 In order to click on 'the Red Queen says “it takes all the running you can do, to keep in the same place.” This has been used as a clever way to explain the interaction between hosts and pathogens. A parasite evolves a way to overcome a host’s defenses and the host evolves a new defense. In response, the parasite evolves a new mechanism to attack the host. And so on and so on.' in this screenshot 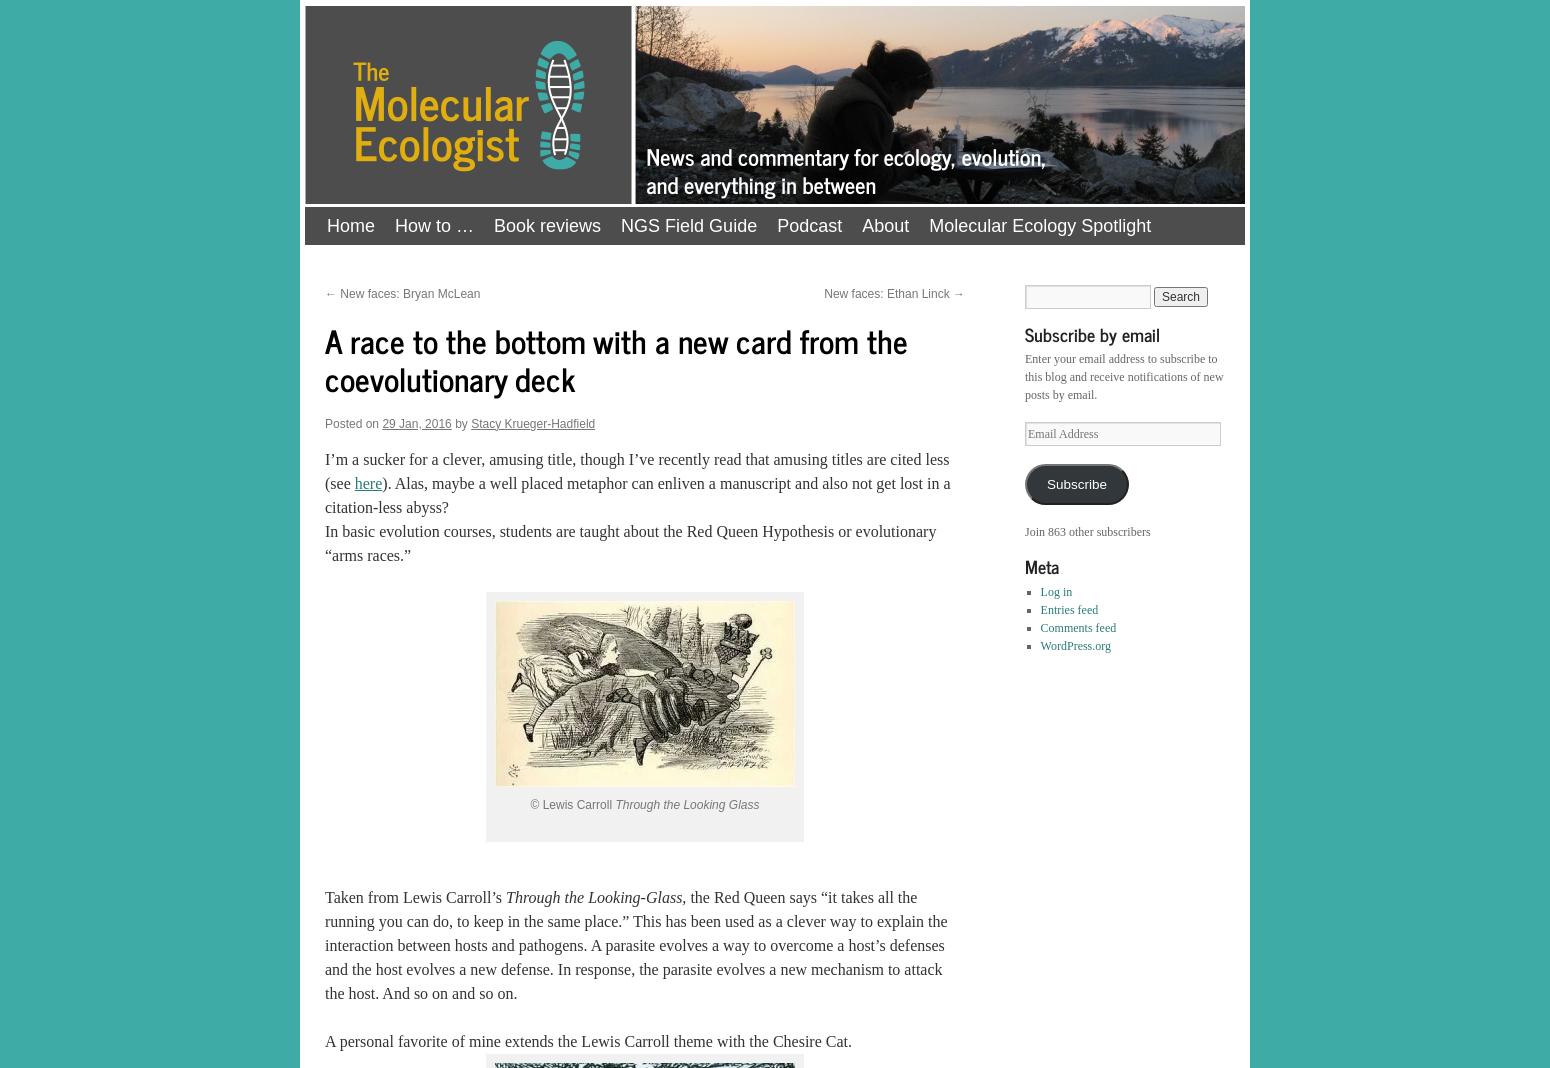, I will do `click(634, 944)`.